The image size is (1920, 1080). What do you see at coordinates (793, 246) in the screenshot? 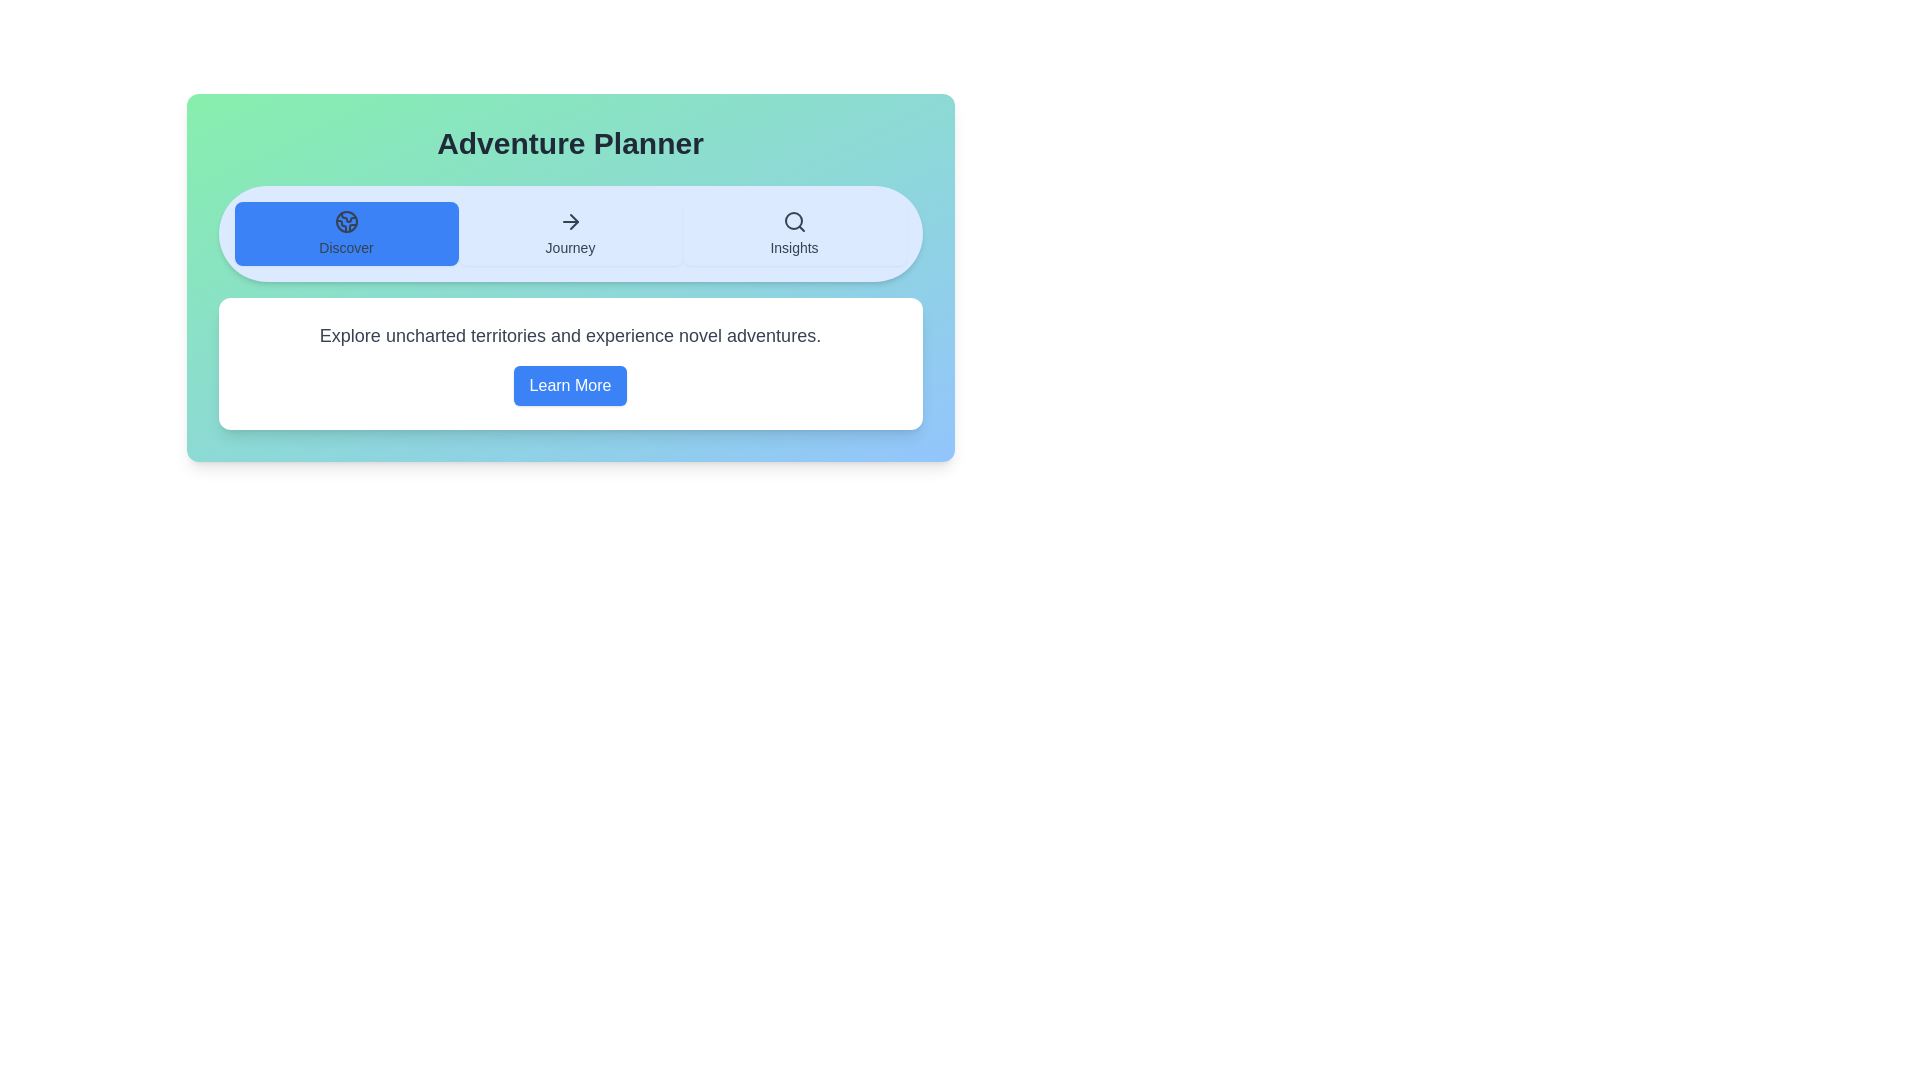
I see `the static label text displaying 'Insights', which is located at the bottom-center of the tab button, below a search icon, in the rightmost section of the tab navigation` at bounding box center [793, 246].